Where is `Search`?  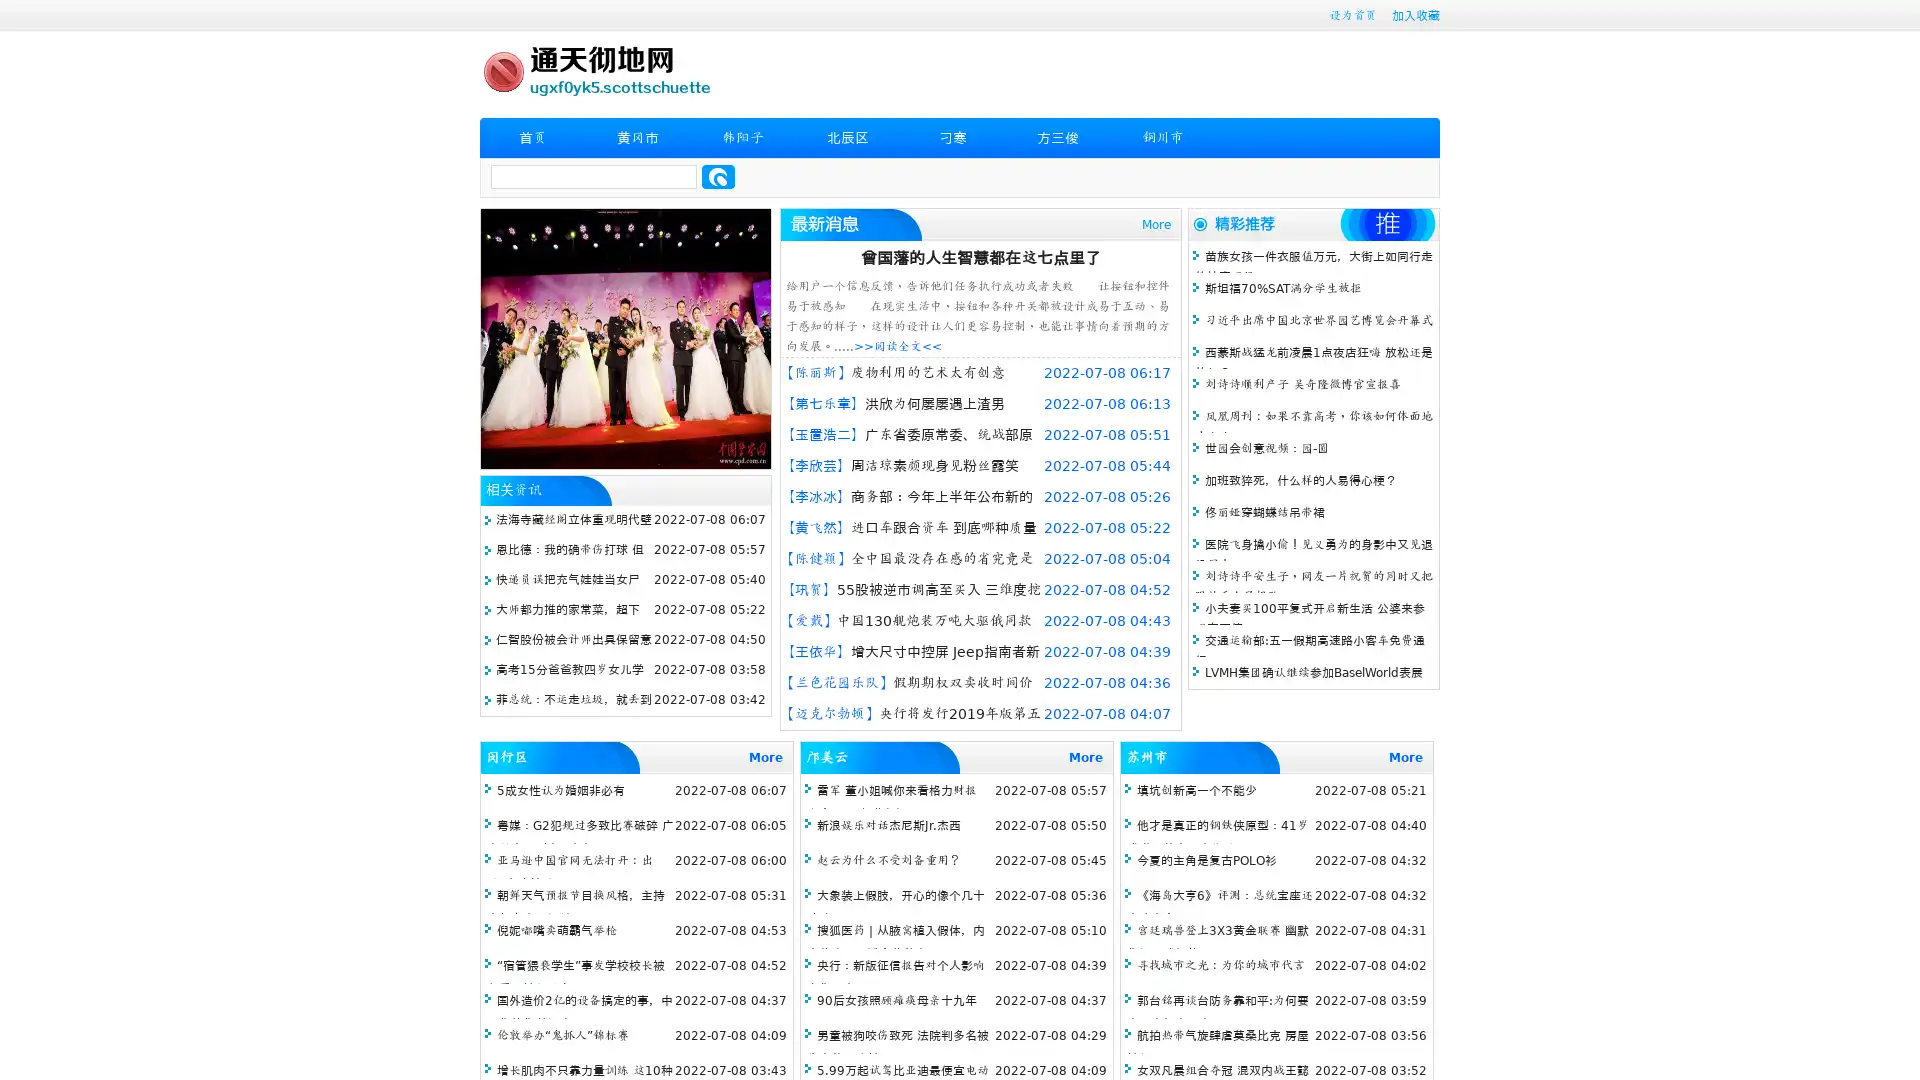
Search is located at coordinates (718, 176).